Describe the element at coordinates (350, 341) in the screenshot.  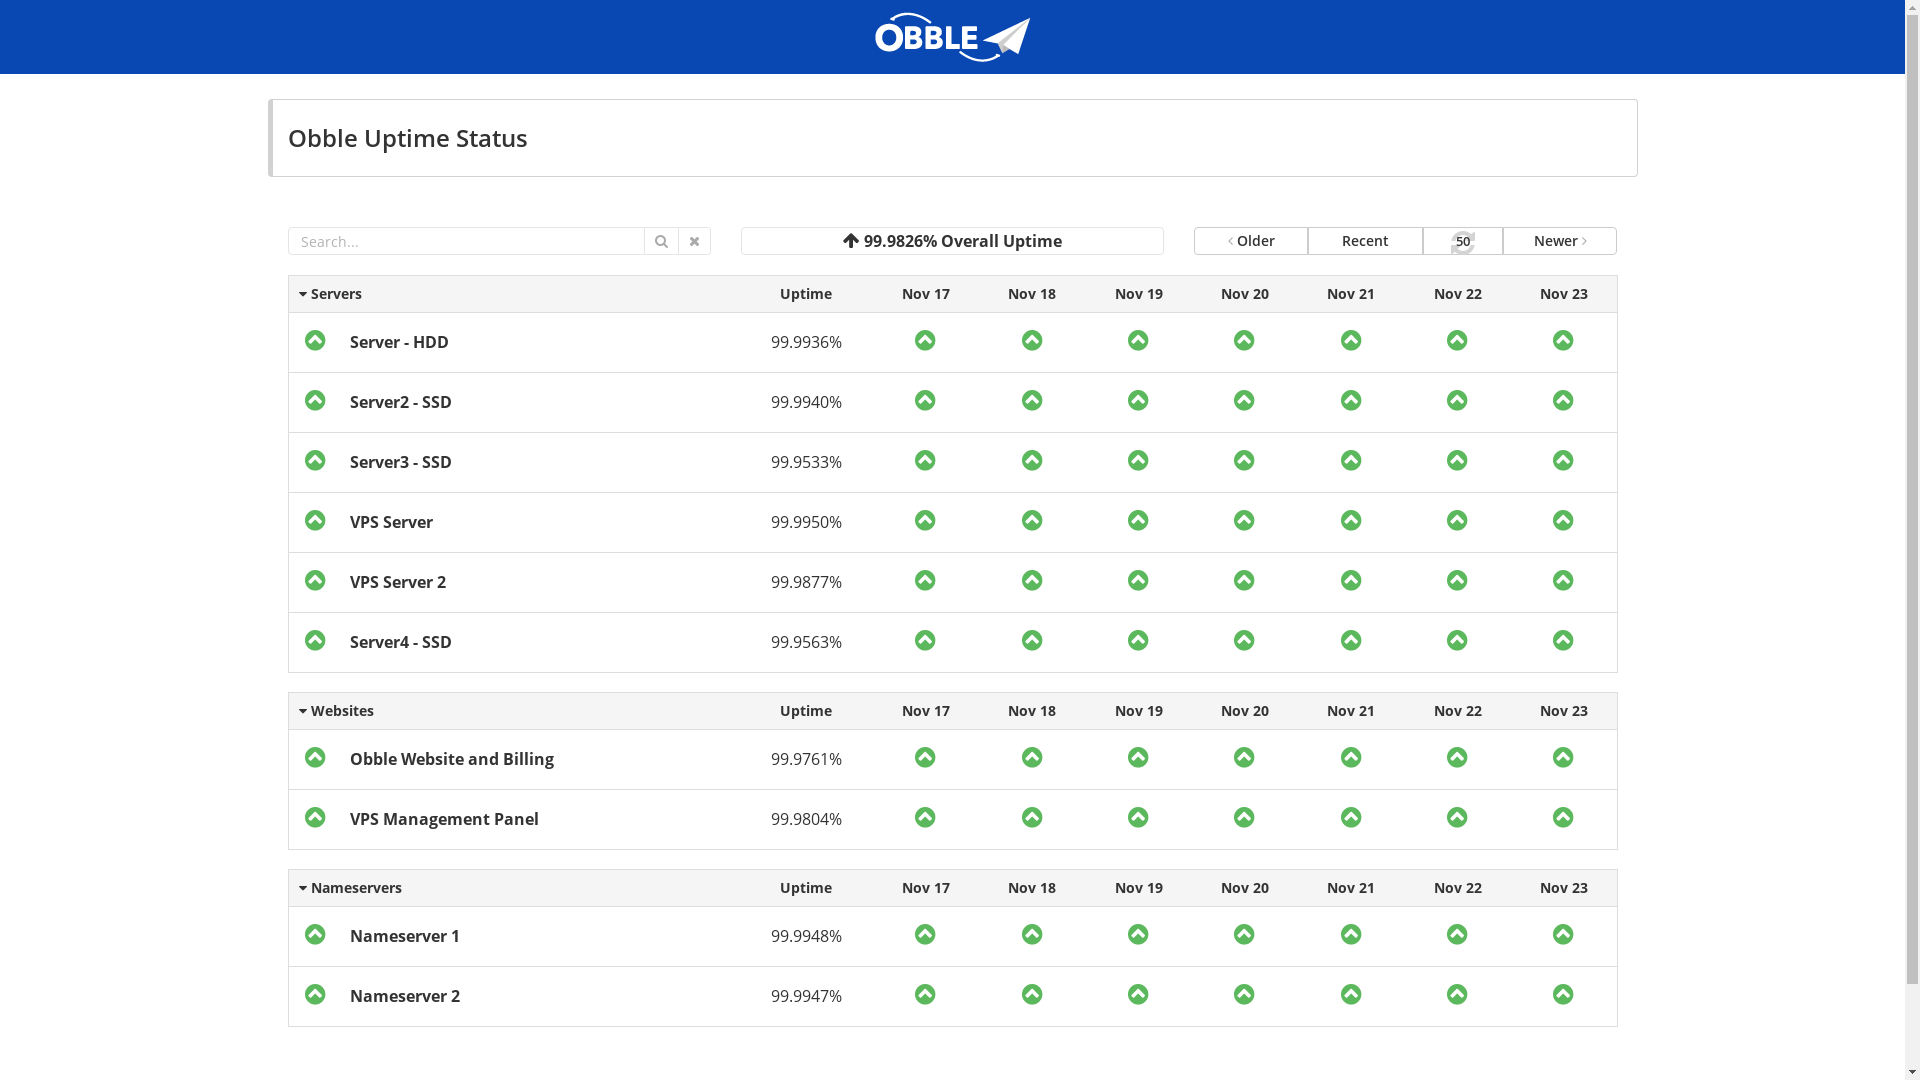
I see `'Server - HDD'` at that location.